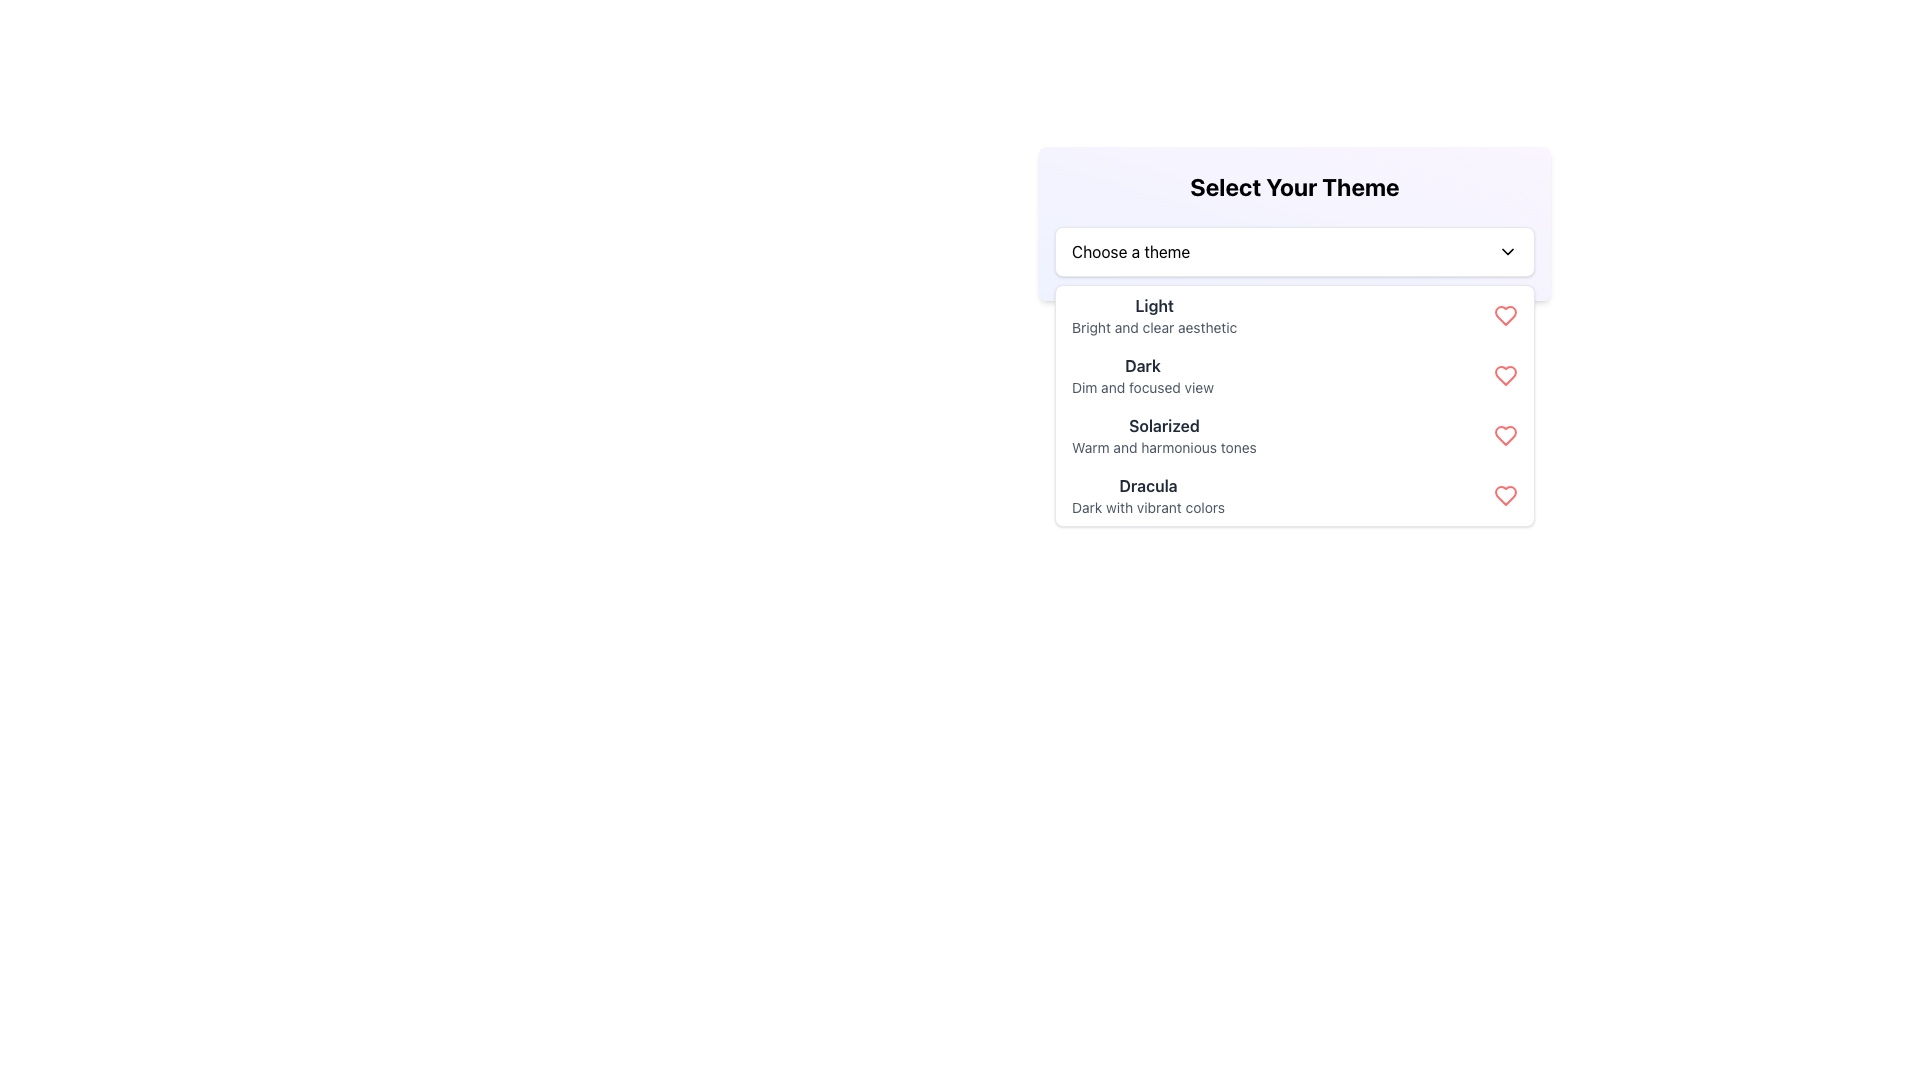 The width and height of the screenshot is (1920, 1080). What do you see at coordinates (1507, 250) in the screenshot?
I see `the chevron-down icon located at the far-right side of the 'Choose a theme' text` at bounding box center [1507, 250].